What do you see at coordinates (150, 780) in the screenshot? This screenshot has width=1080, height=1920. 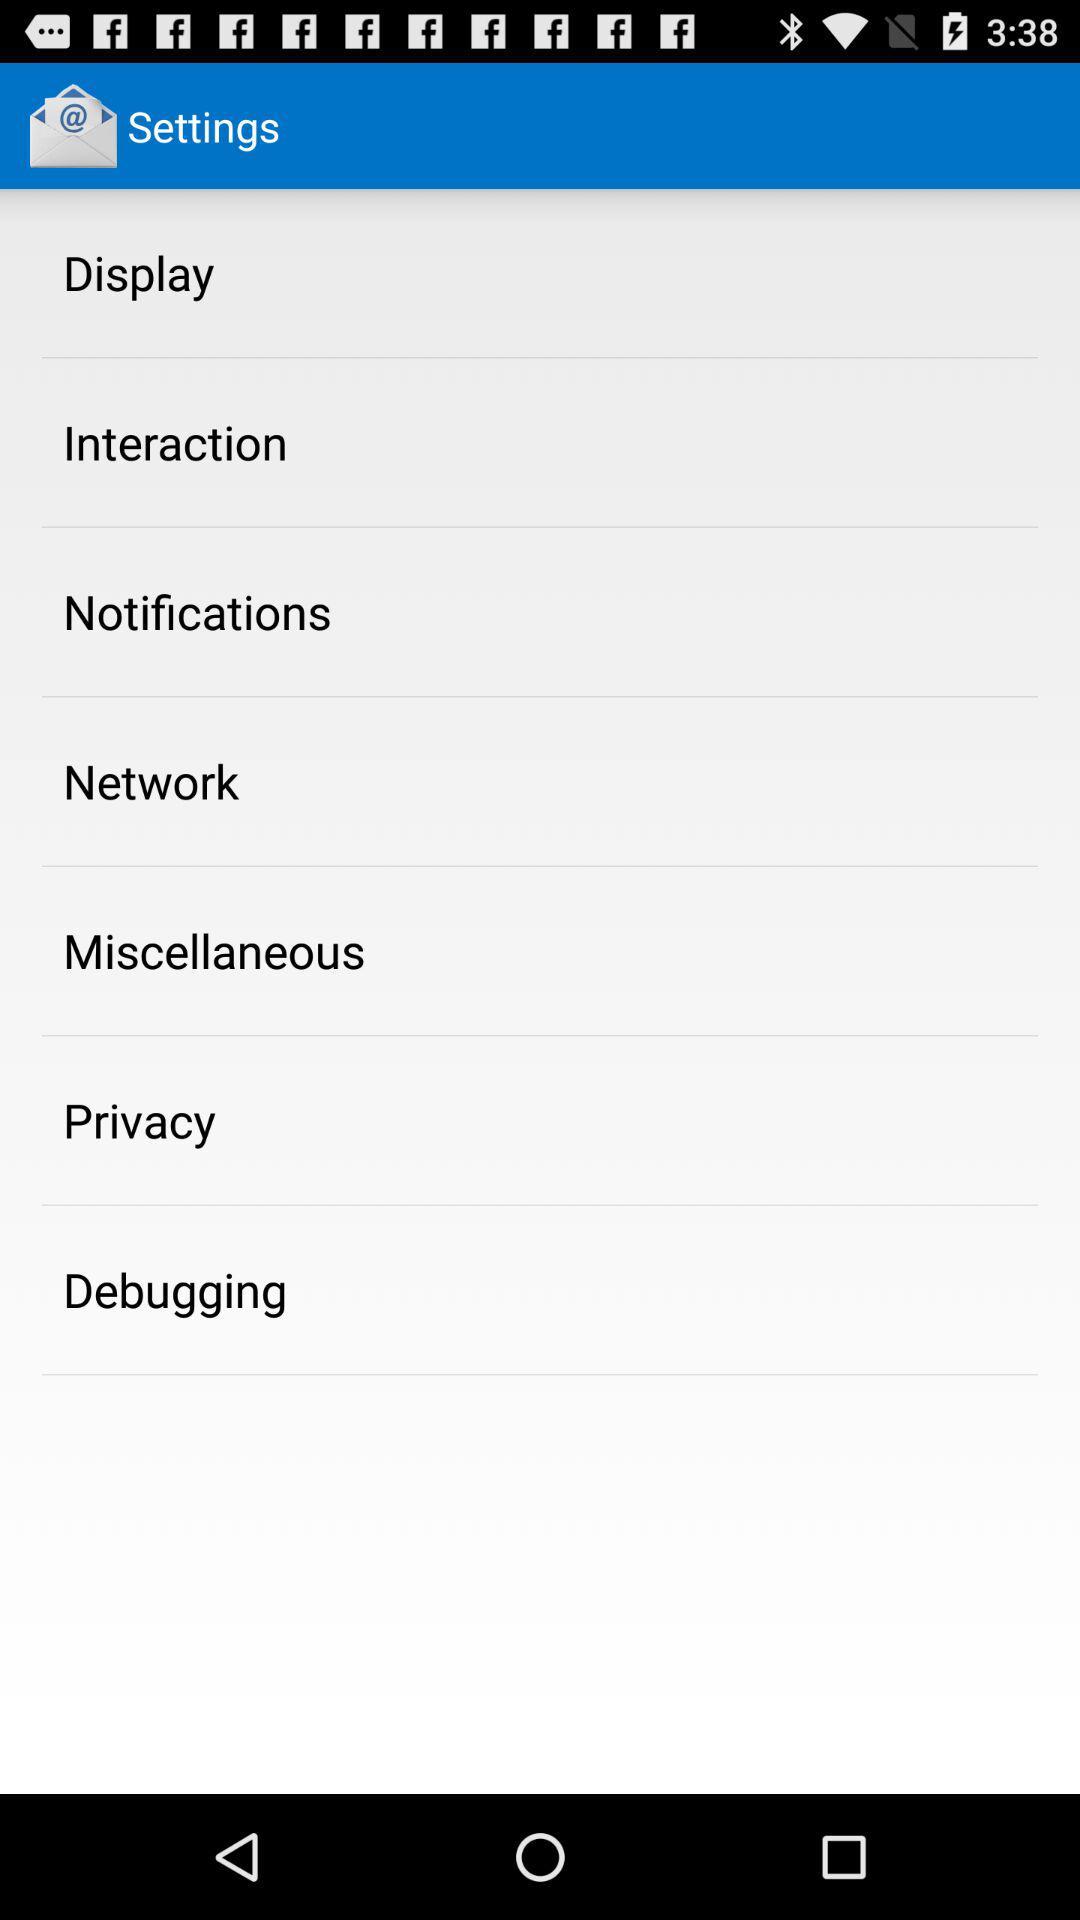 I see `network item` at bounding box center [150, 780].